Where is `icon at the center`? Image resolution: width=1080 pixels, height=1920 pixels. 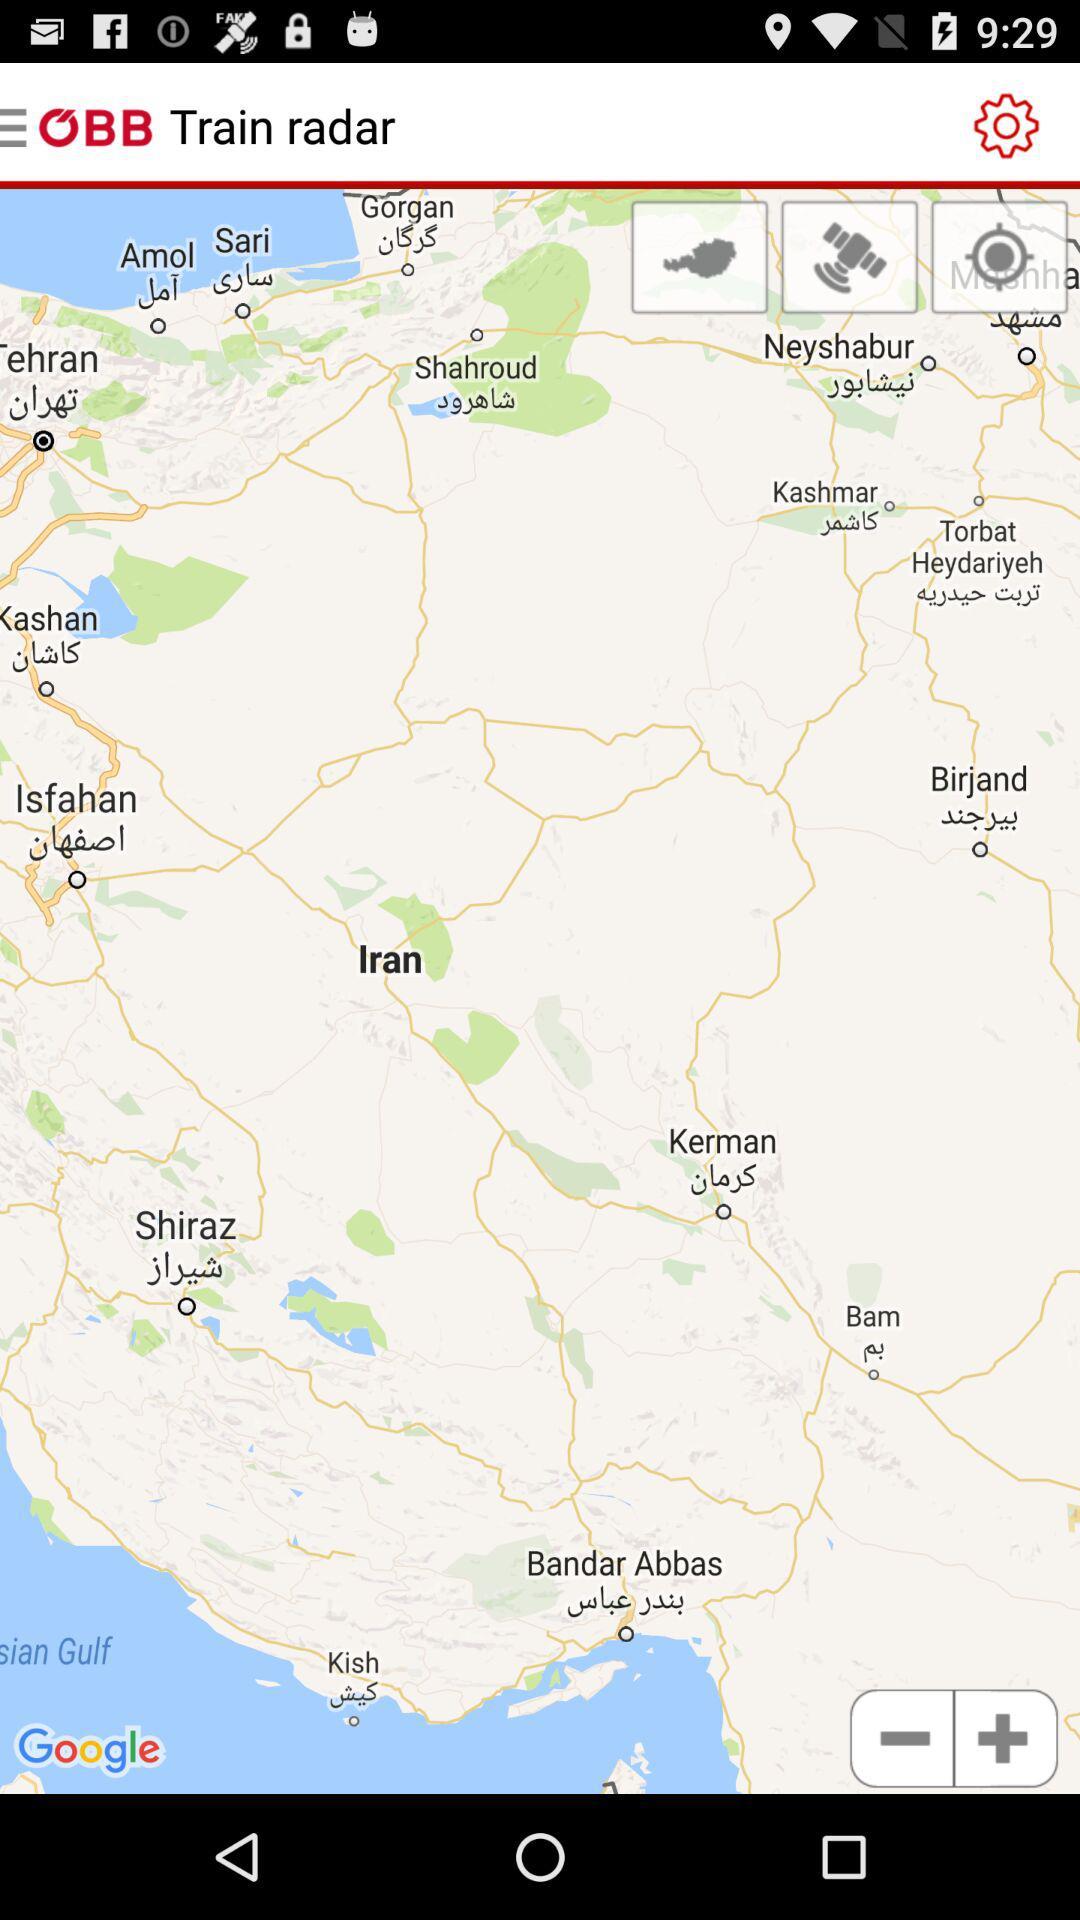 icon at the center is located at coordinates (540, 991).